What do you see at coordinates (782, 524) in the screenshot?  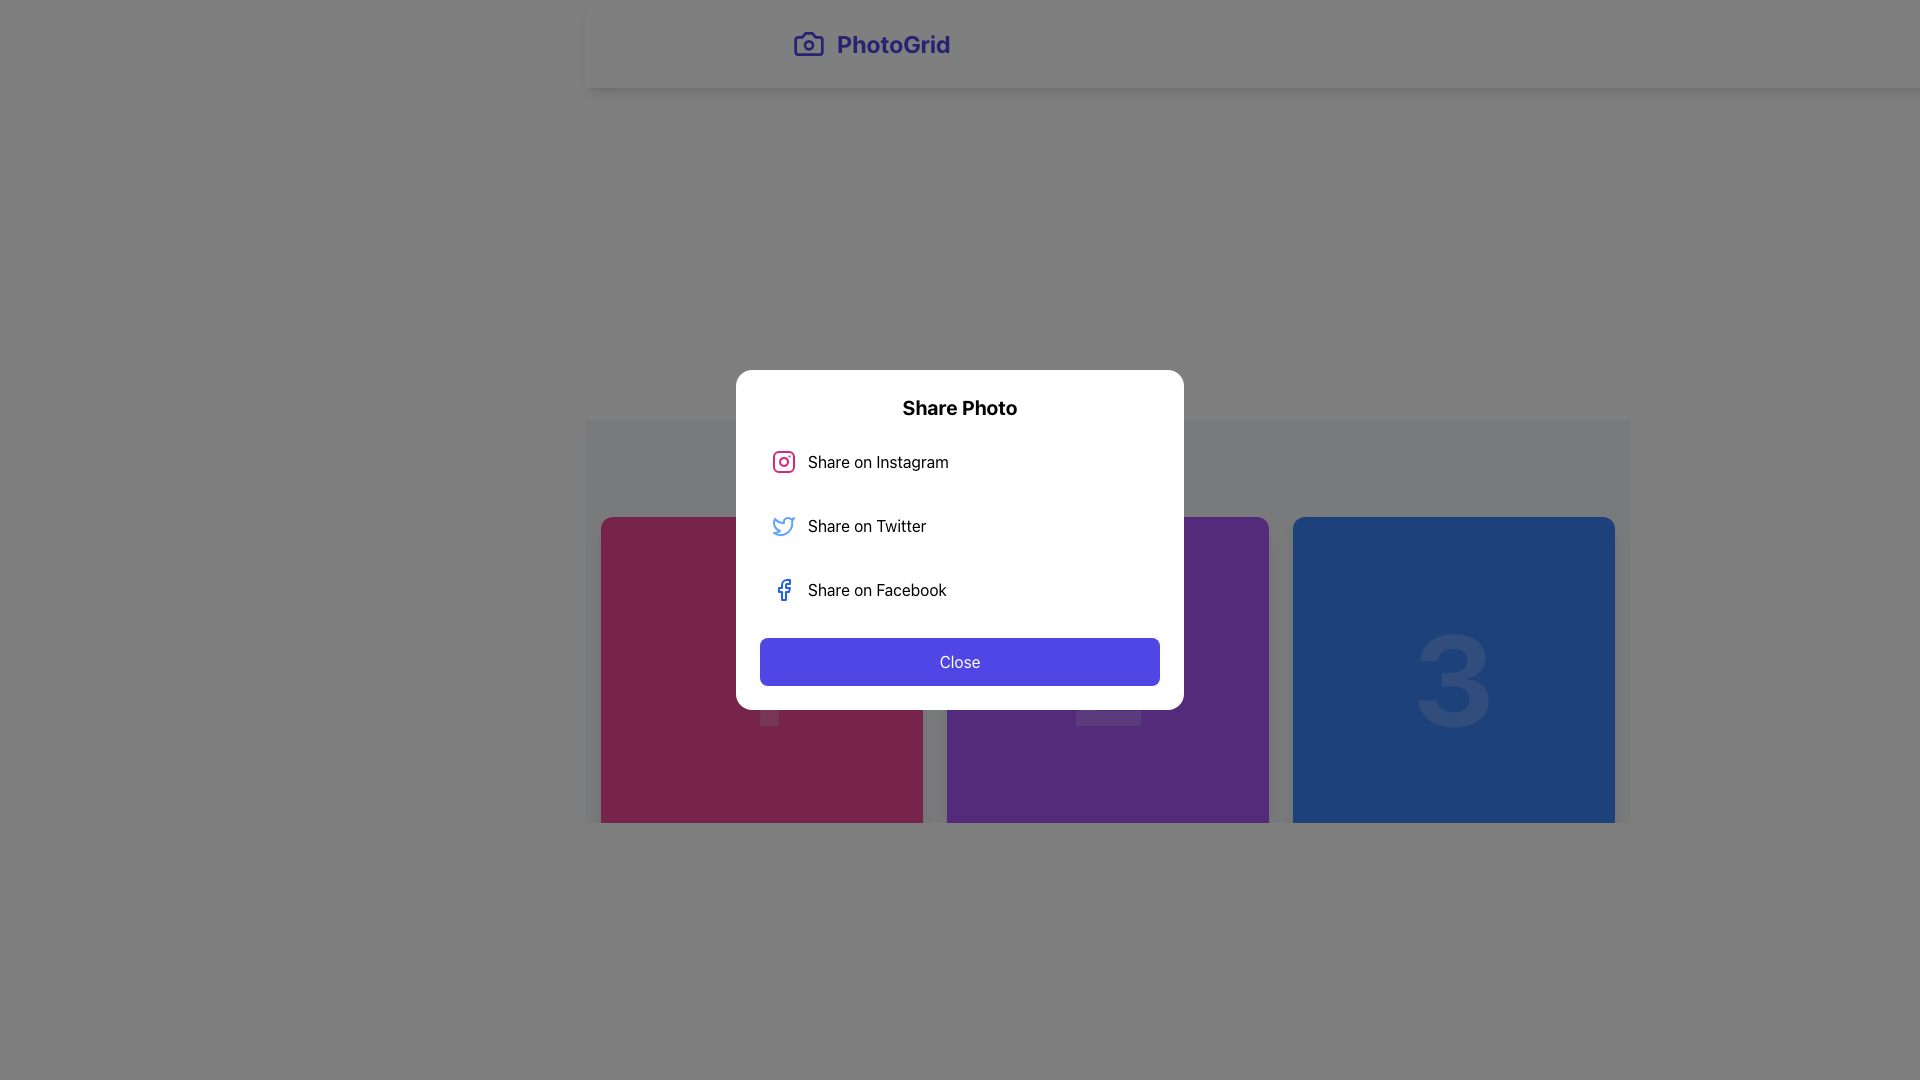 I see `the Twitter icon in the 'Share on Twitter' button located in the dialog titled 'Share Photo', positioned as the second item in the options list` at bounding box center [782, 524].